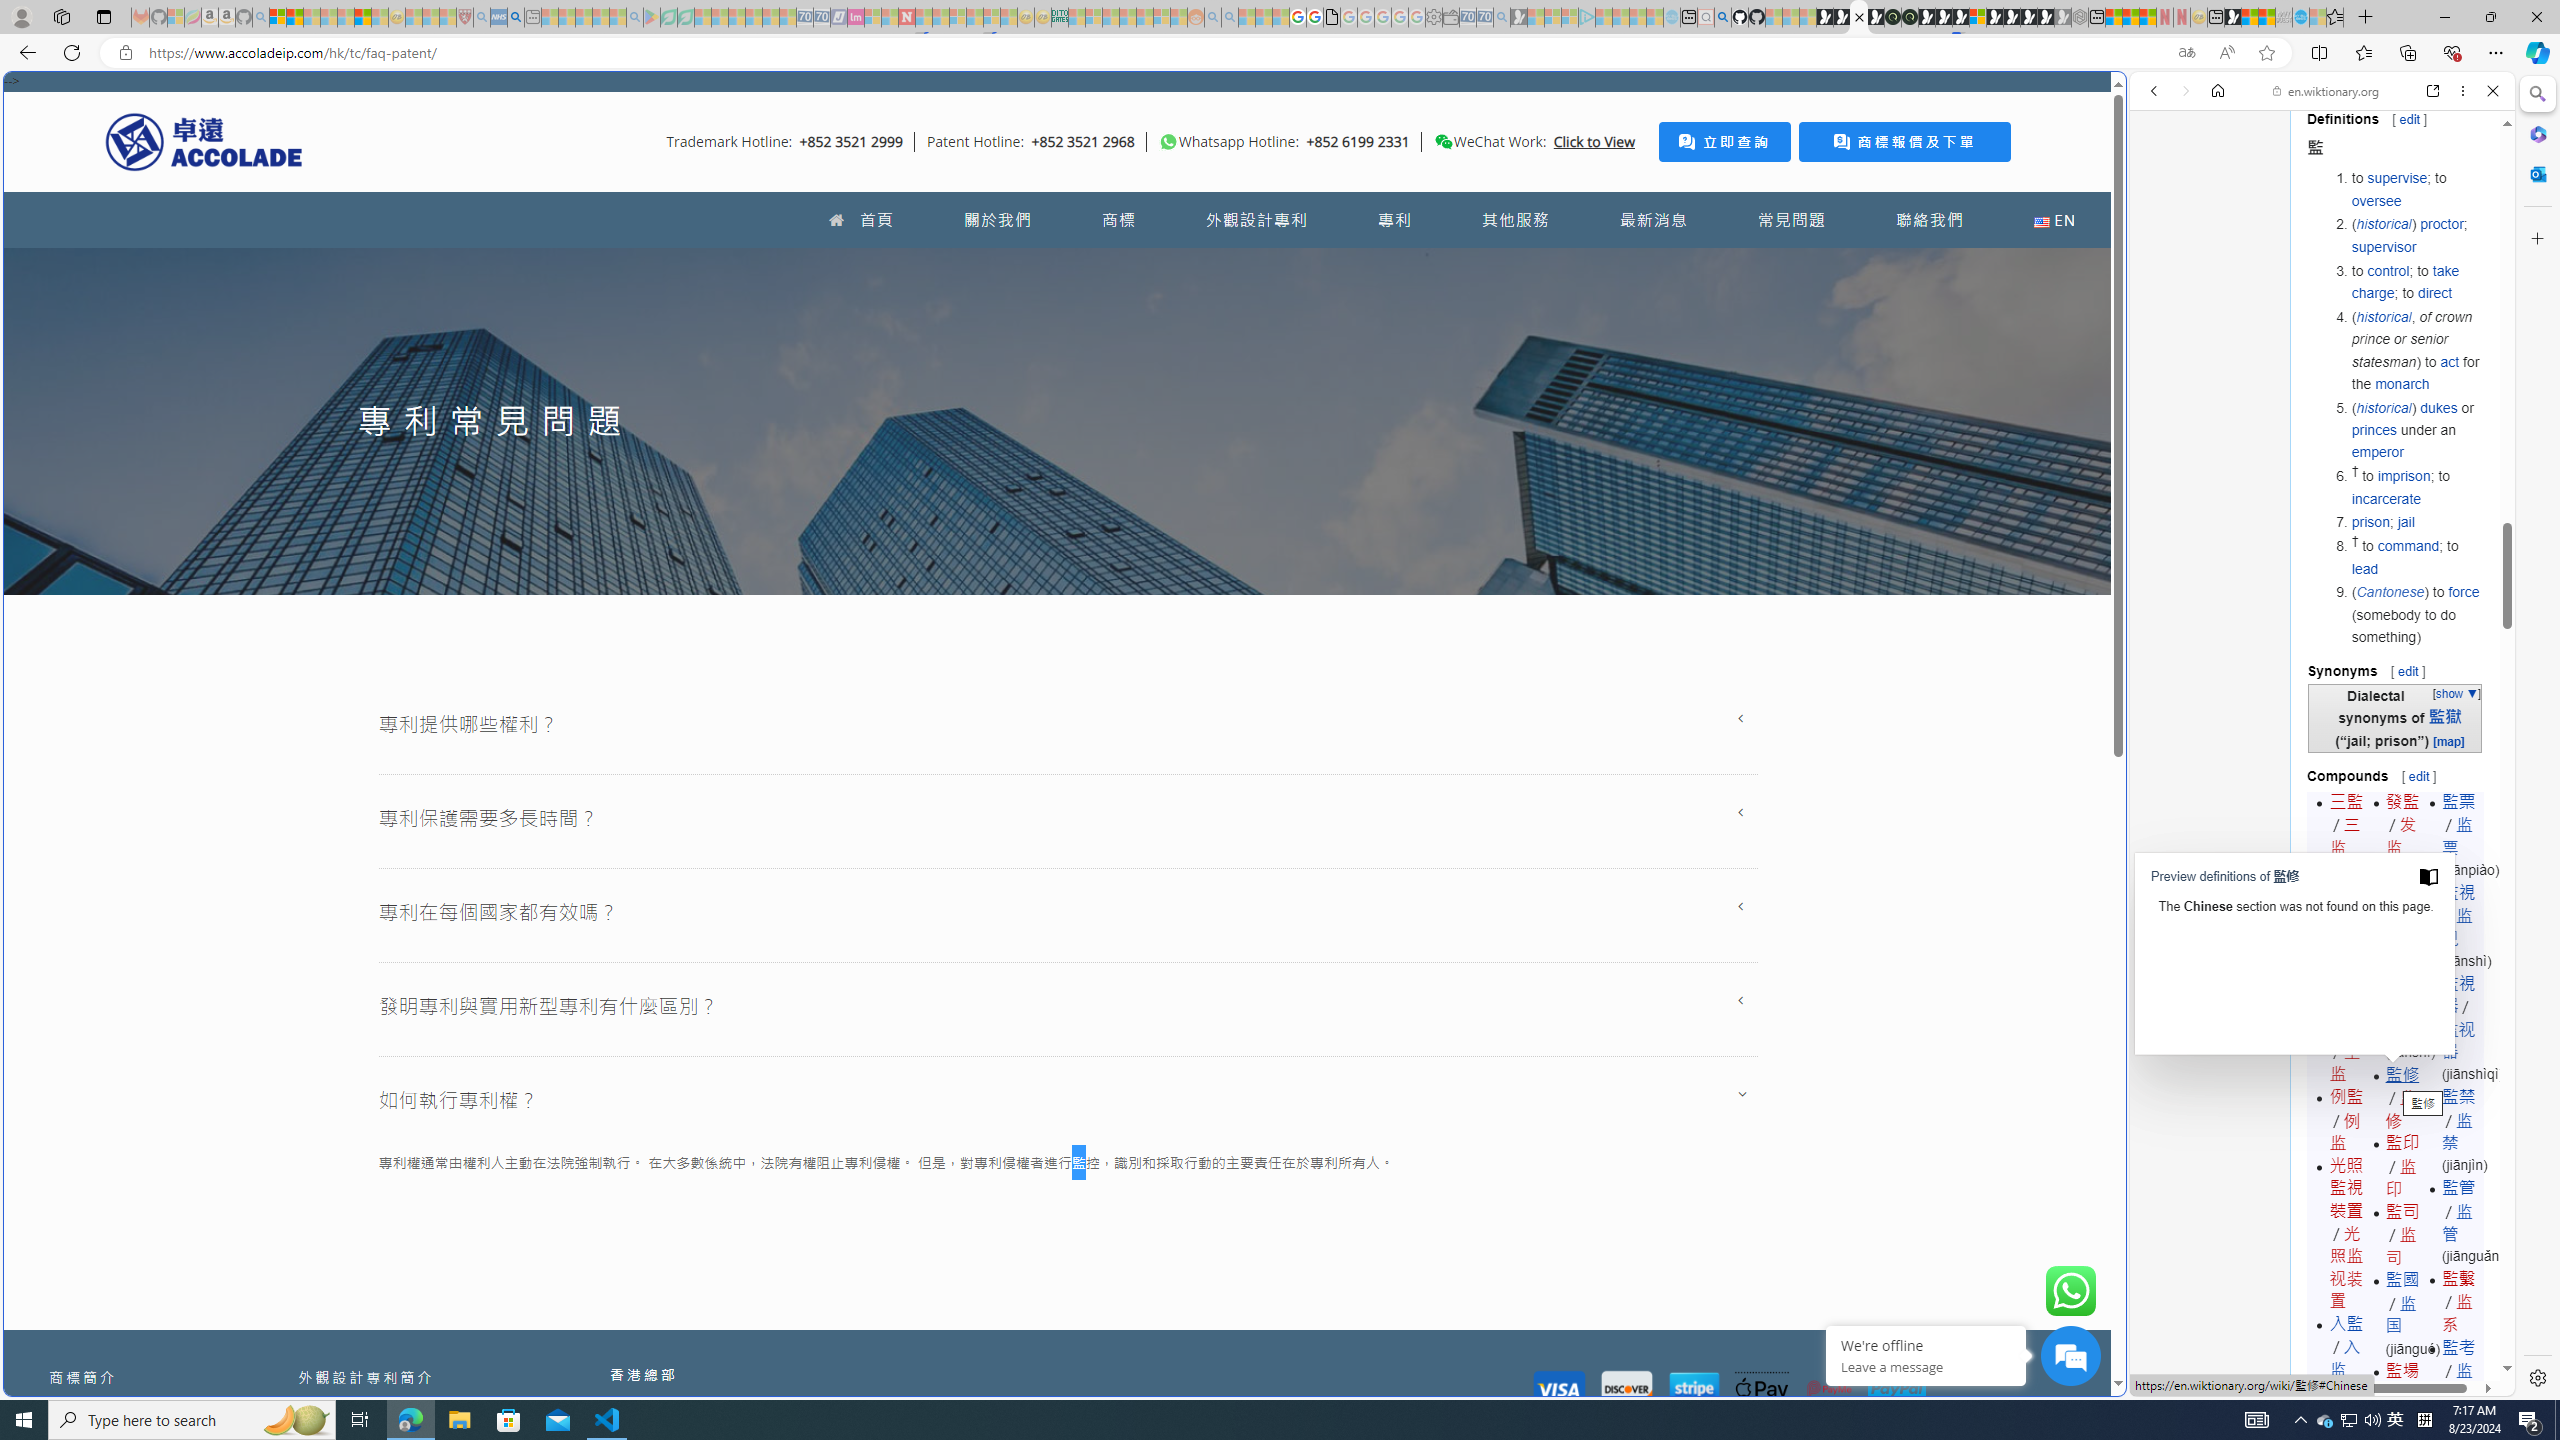  What do you see at coordinates (203, 141) in the screenshot?
I see `'Accolade IP HK Logo'` at bounding box center [203, 141].